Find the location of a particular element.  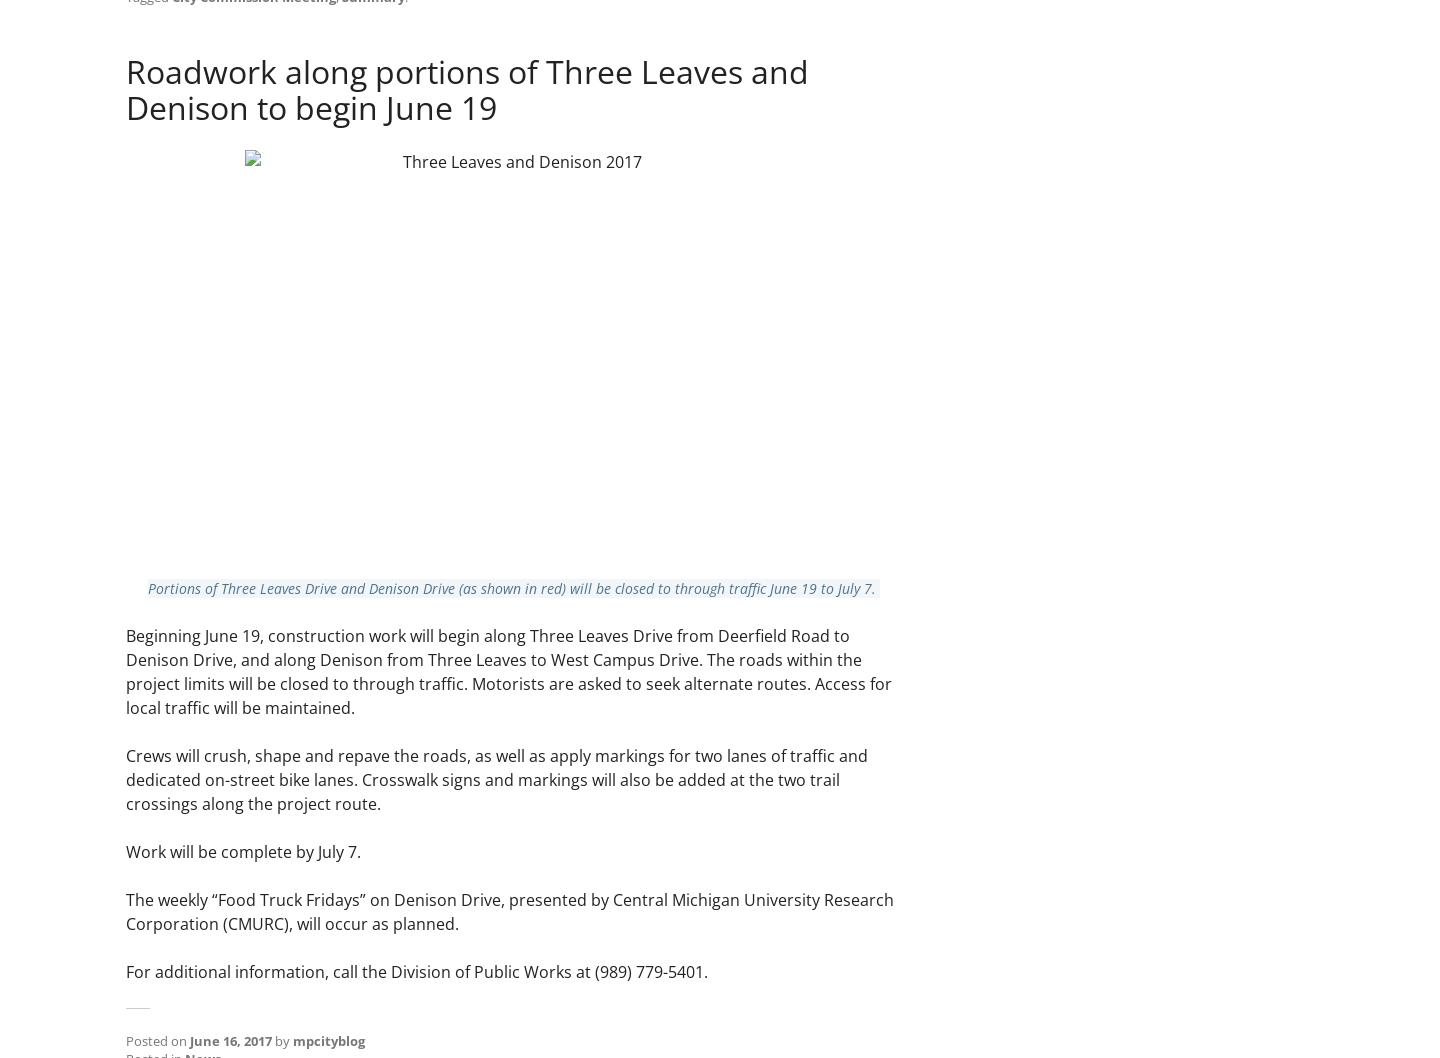

'Portions of Three Leaves Drive and Denison Drive (as shown in red) will be closed to through traffic June 19 to July 7.' is located at coordinates (512, 587).